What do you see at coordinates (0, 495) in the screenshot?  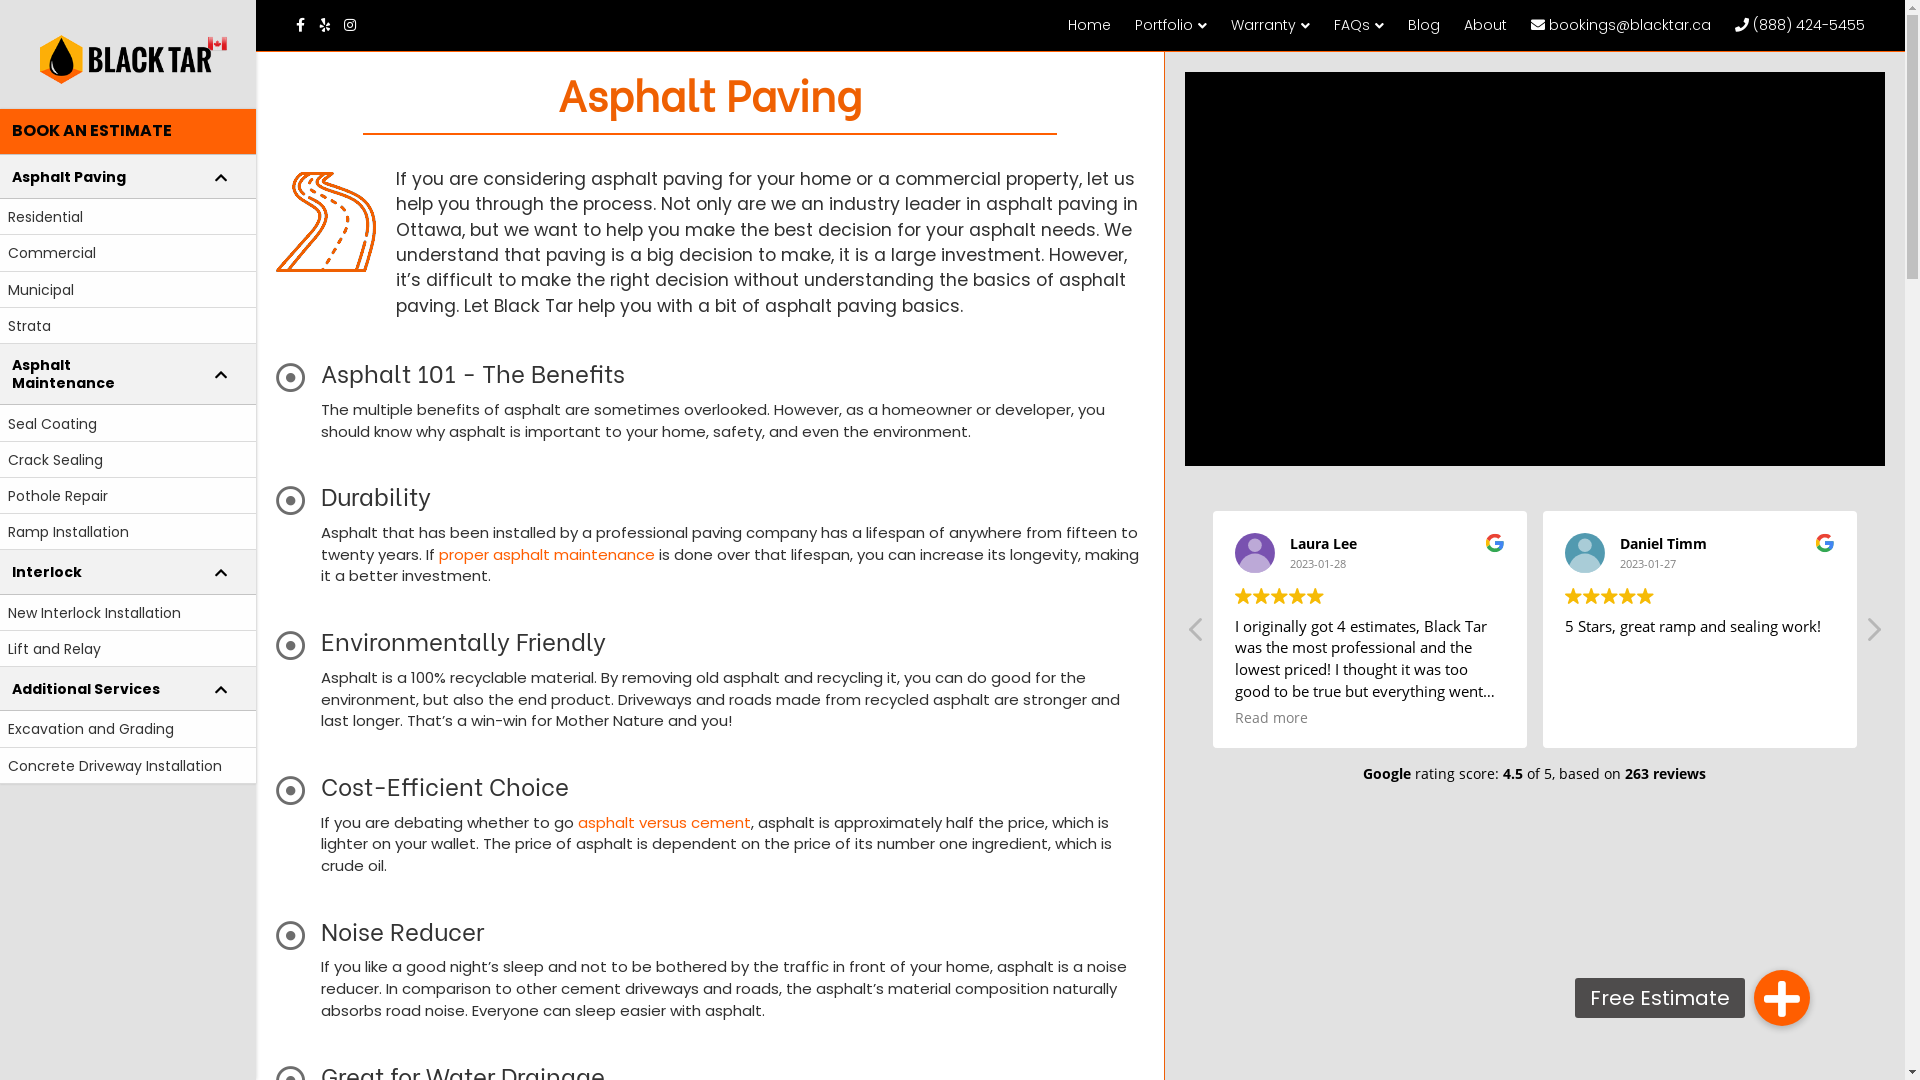 I see `'Pothole Repair'` at bounding box center [0, 495].